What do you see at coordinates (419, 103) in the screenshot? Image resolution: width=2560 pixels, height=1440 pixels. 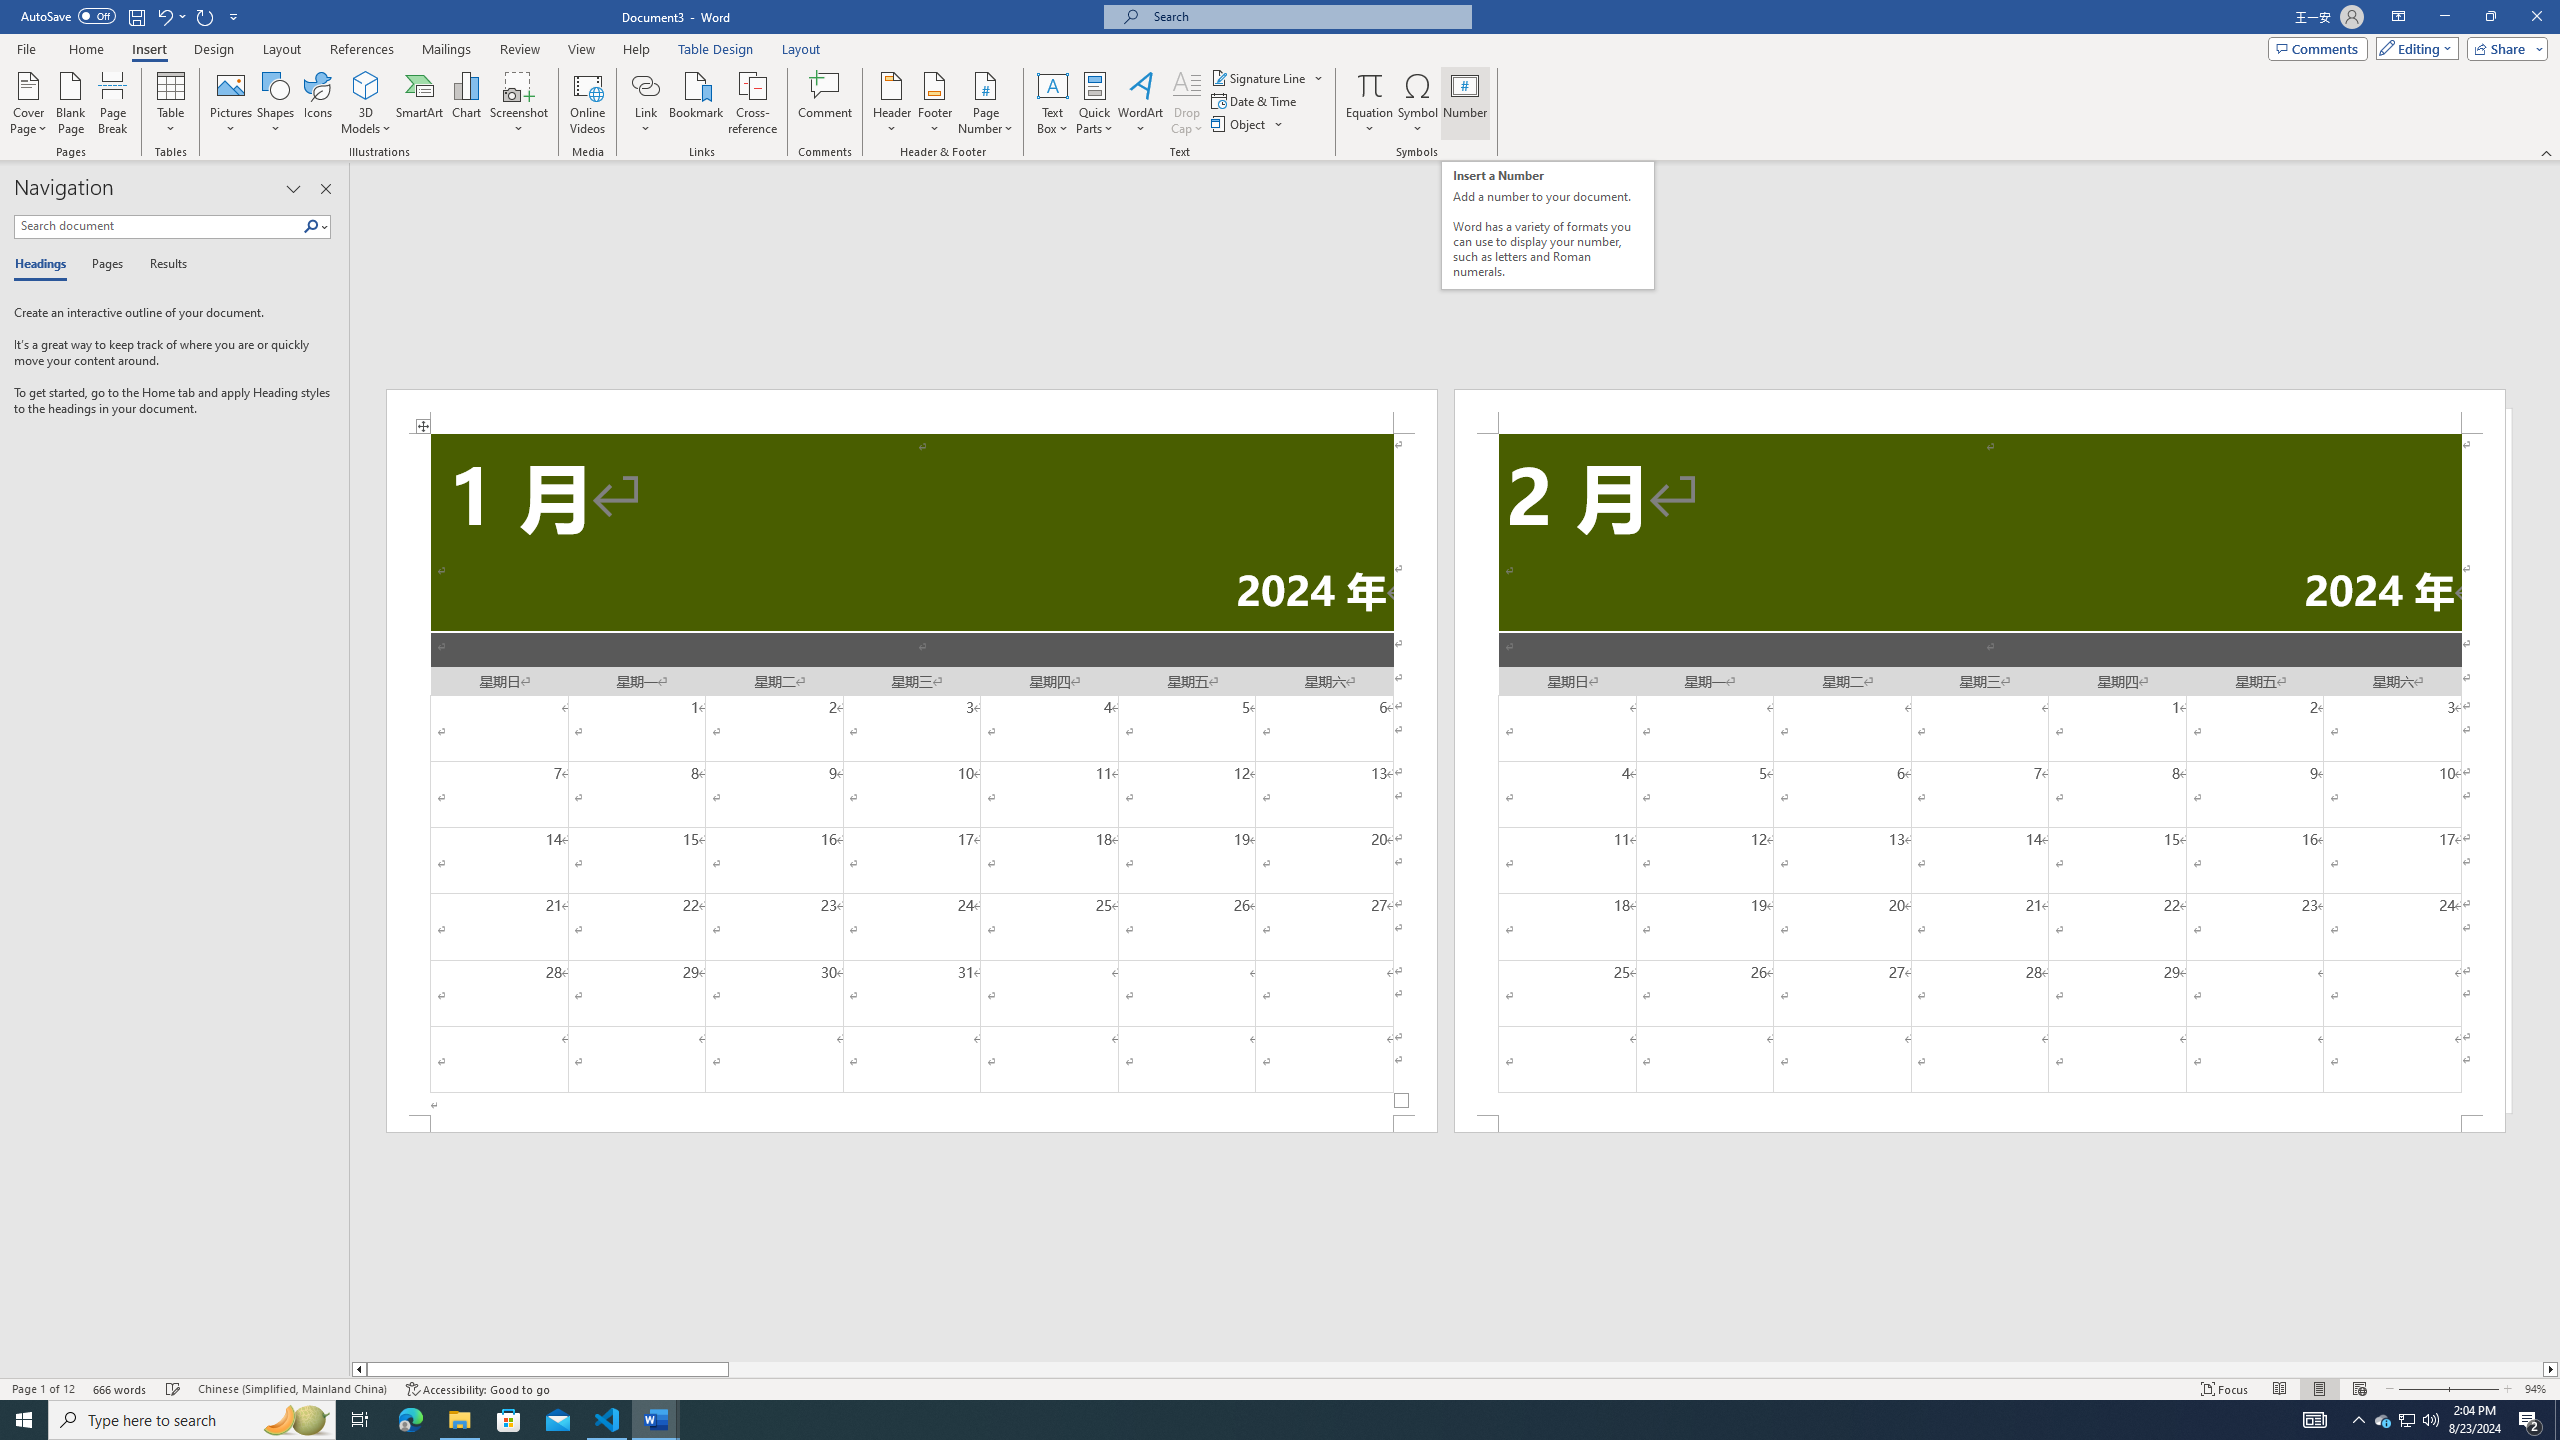 I see `'SmartArt...'` at bounding box center [419, 103].